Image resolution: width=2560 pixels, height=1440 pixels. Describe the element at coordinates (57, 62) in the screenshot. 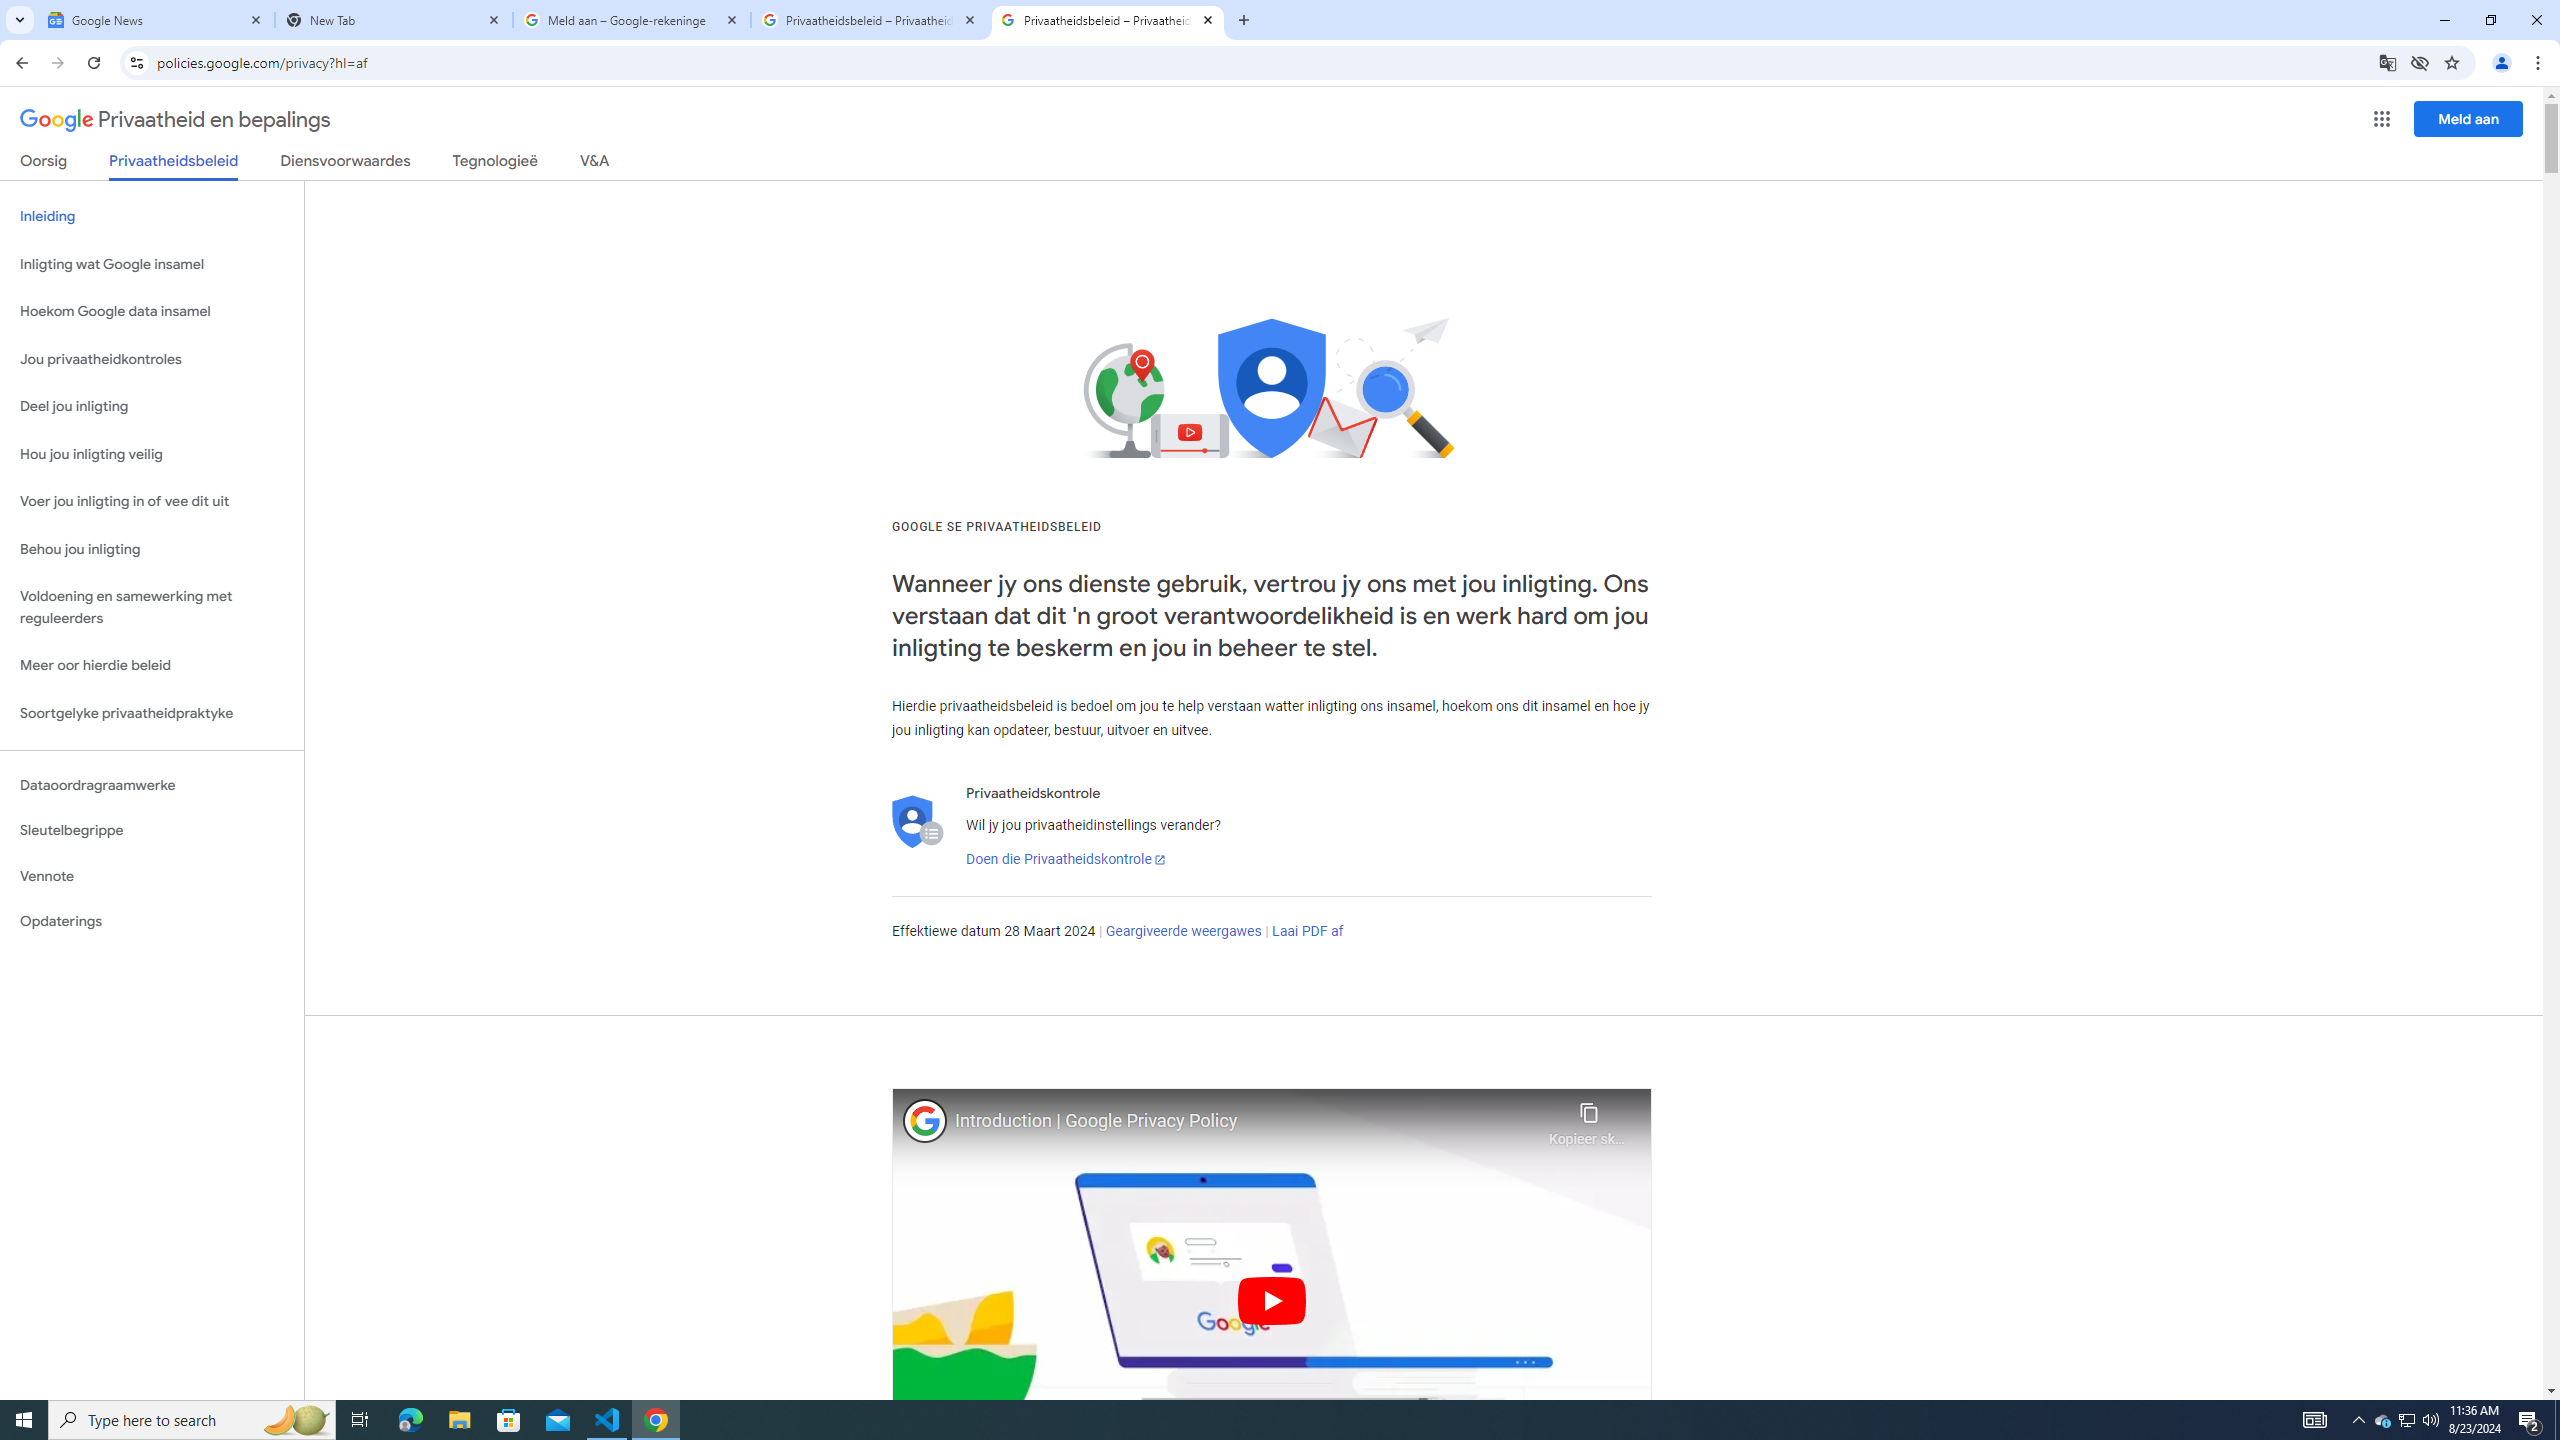

I see `'Forward'` at that location.